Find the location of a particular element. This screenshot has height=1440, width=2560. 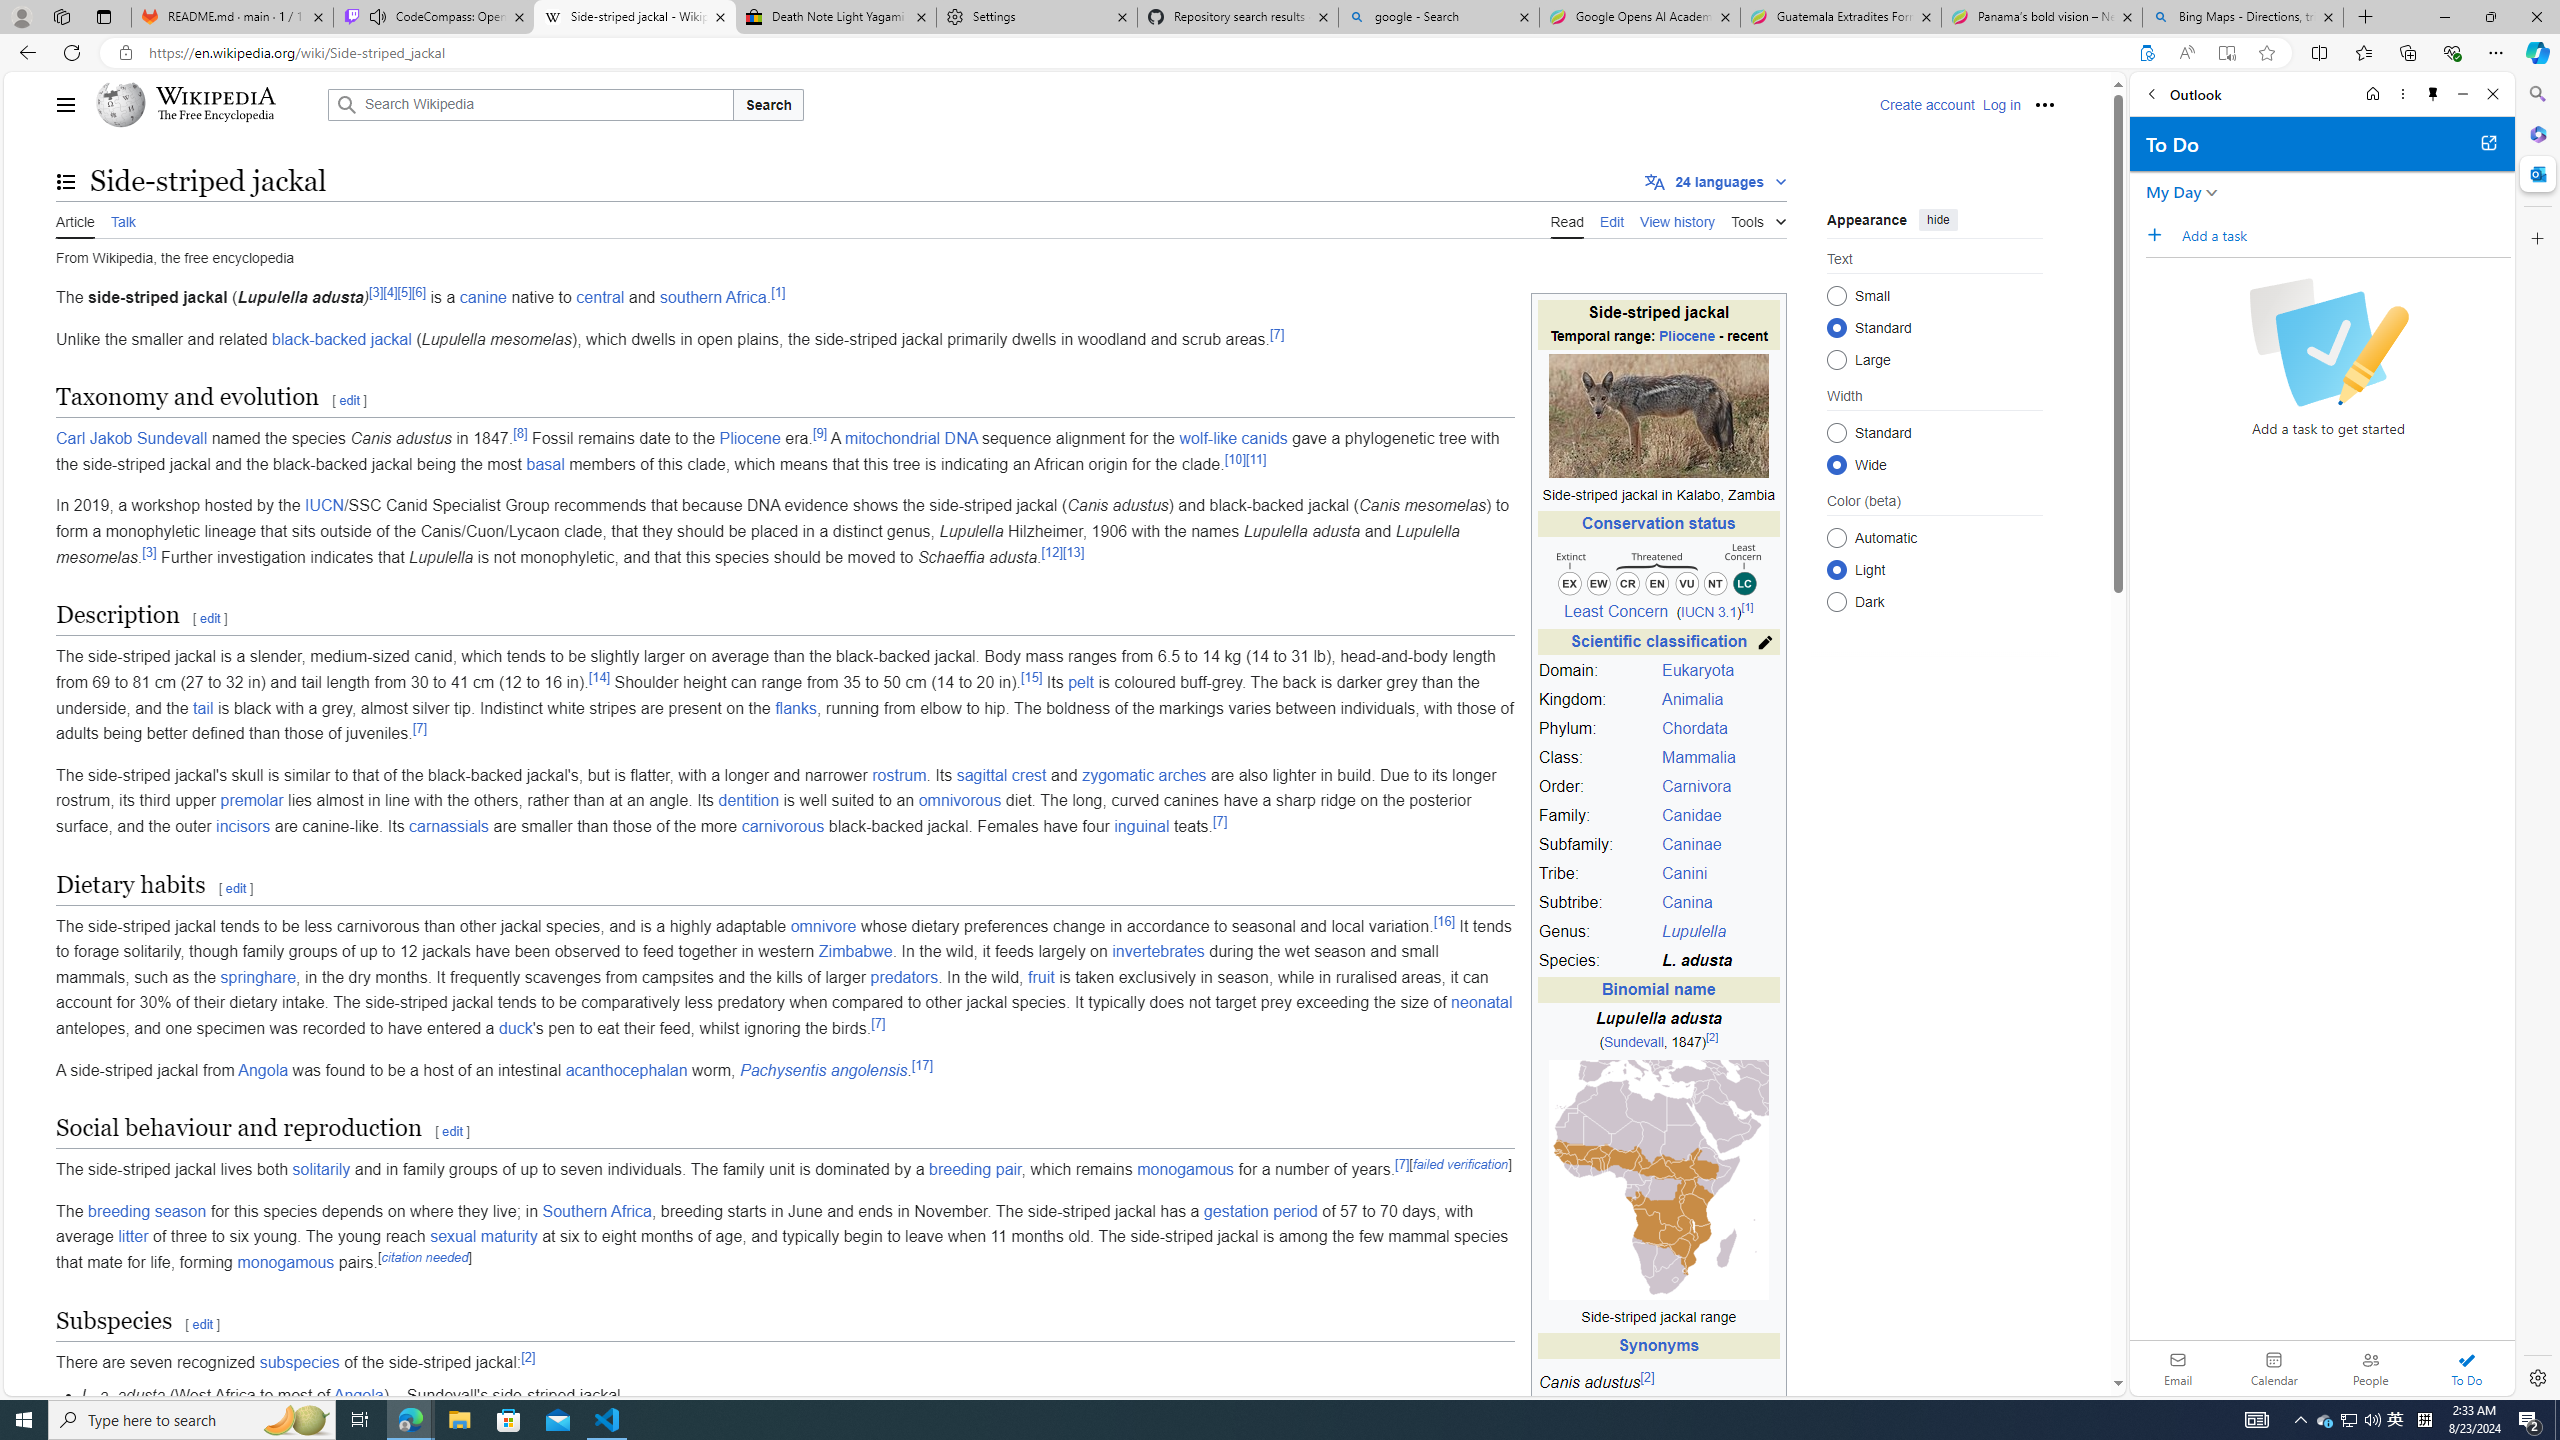

'Pachysentis angolensis' is located at coordinates (823, 1068).